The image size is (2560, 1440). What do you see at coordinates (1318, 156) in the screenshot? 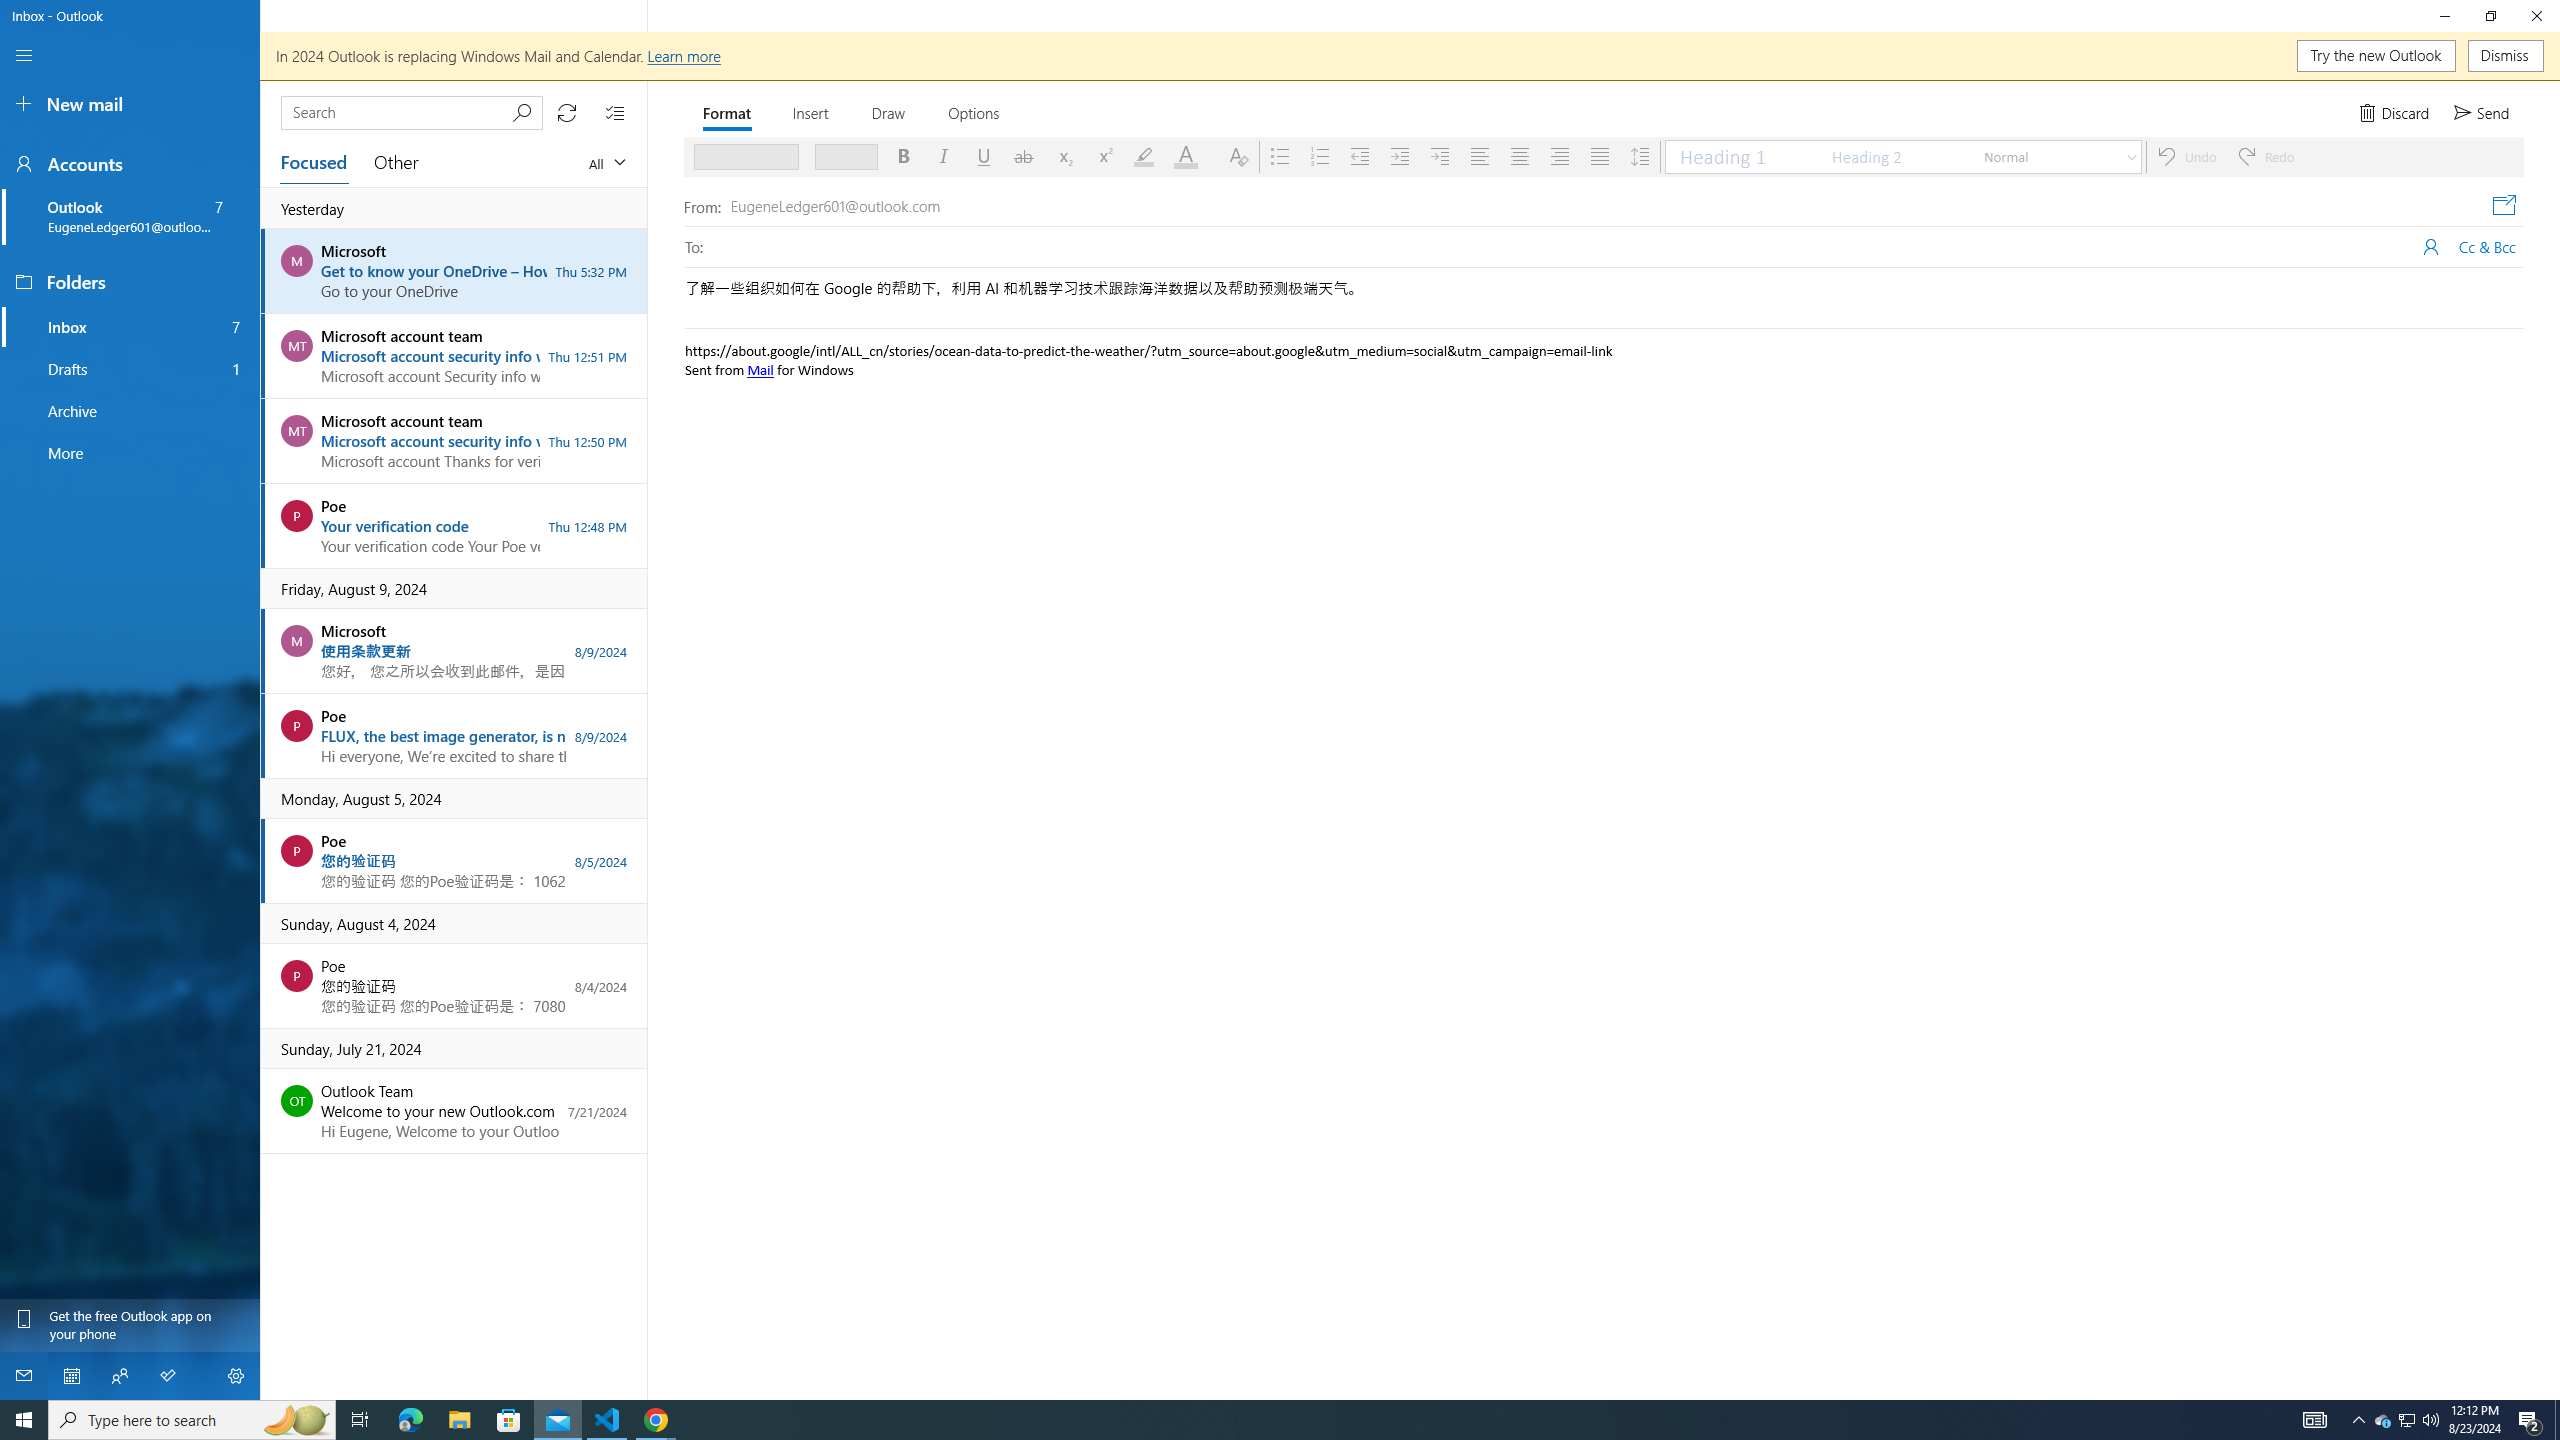
I see `'Numbering'` at bounding box center [1318, 156].